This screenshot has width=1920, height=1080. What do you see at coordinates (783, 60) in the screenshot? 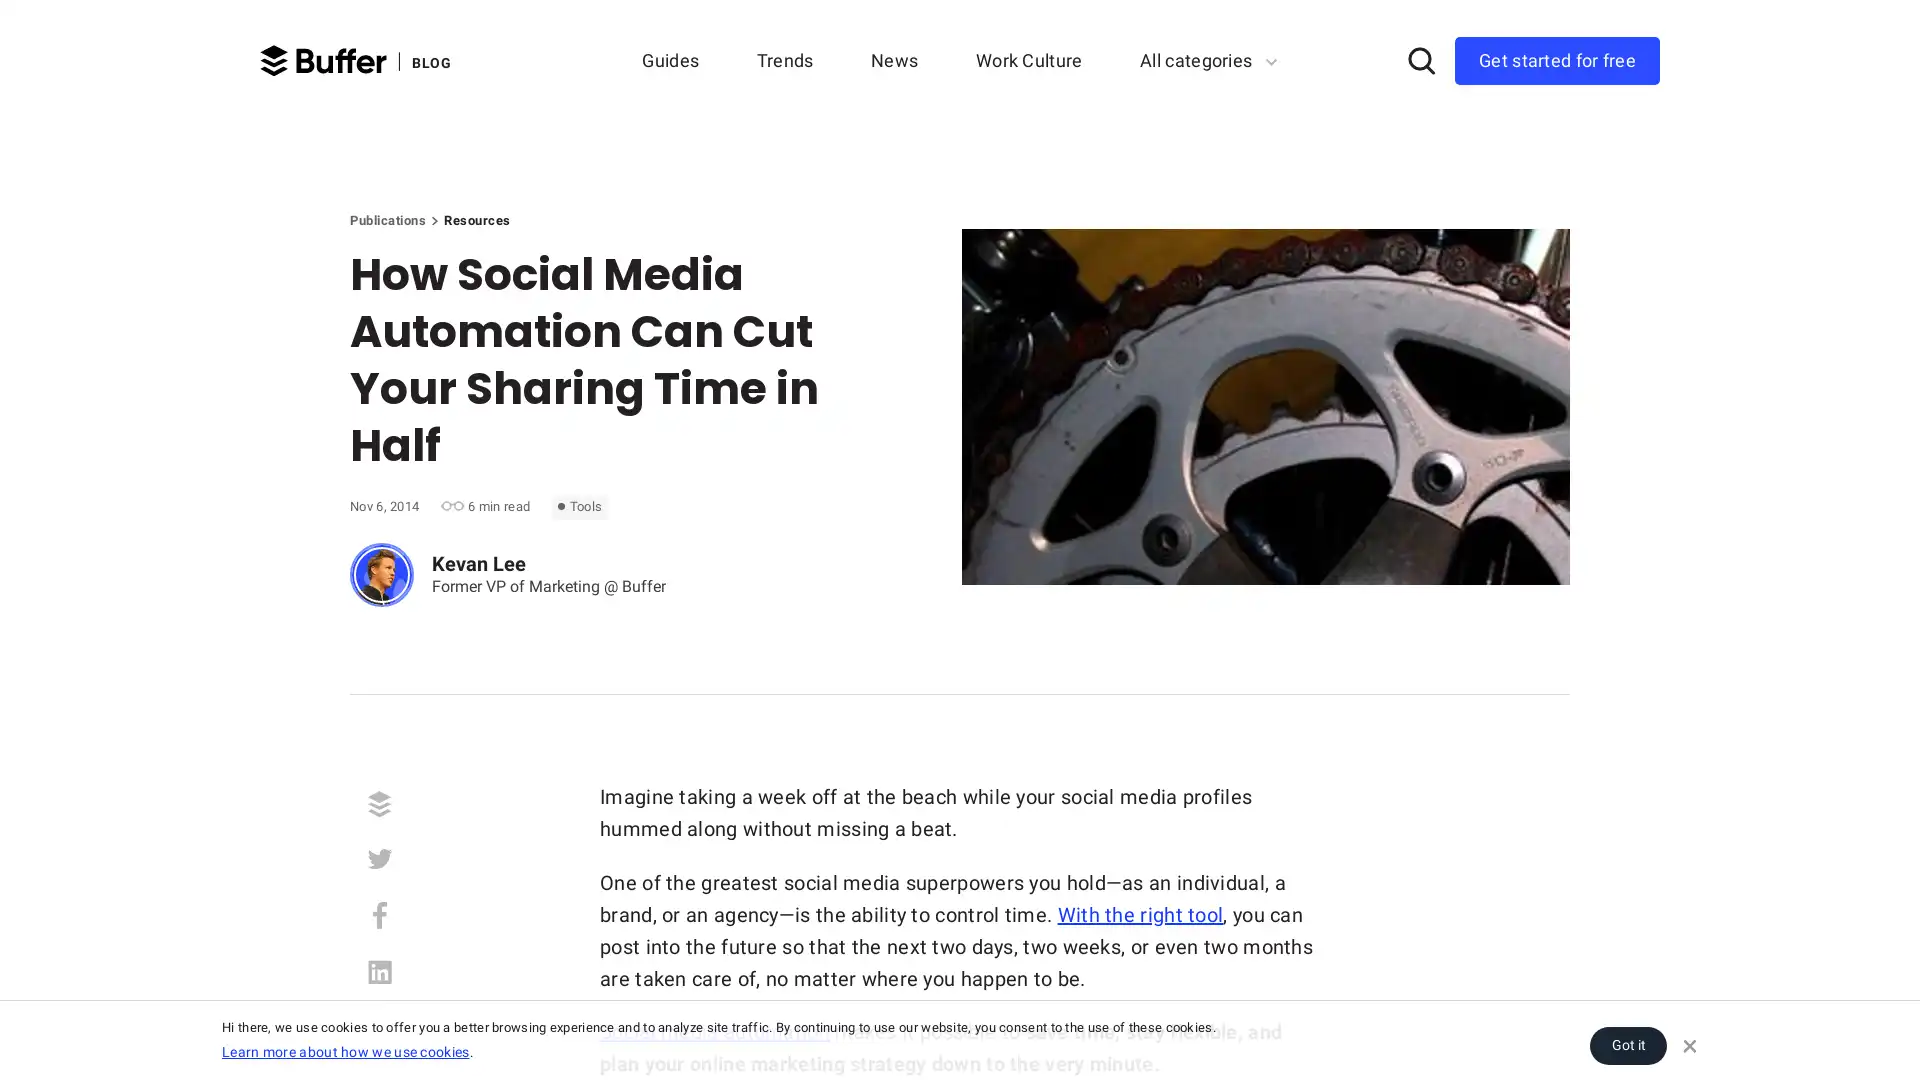
I see `Trends` at bounding box center [783, 60].